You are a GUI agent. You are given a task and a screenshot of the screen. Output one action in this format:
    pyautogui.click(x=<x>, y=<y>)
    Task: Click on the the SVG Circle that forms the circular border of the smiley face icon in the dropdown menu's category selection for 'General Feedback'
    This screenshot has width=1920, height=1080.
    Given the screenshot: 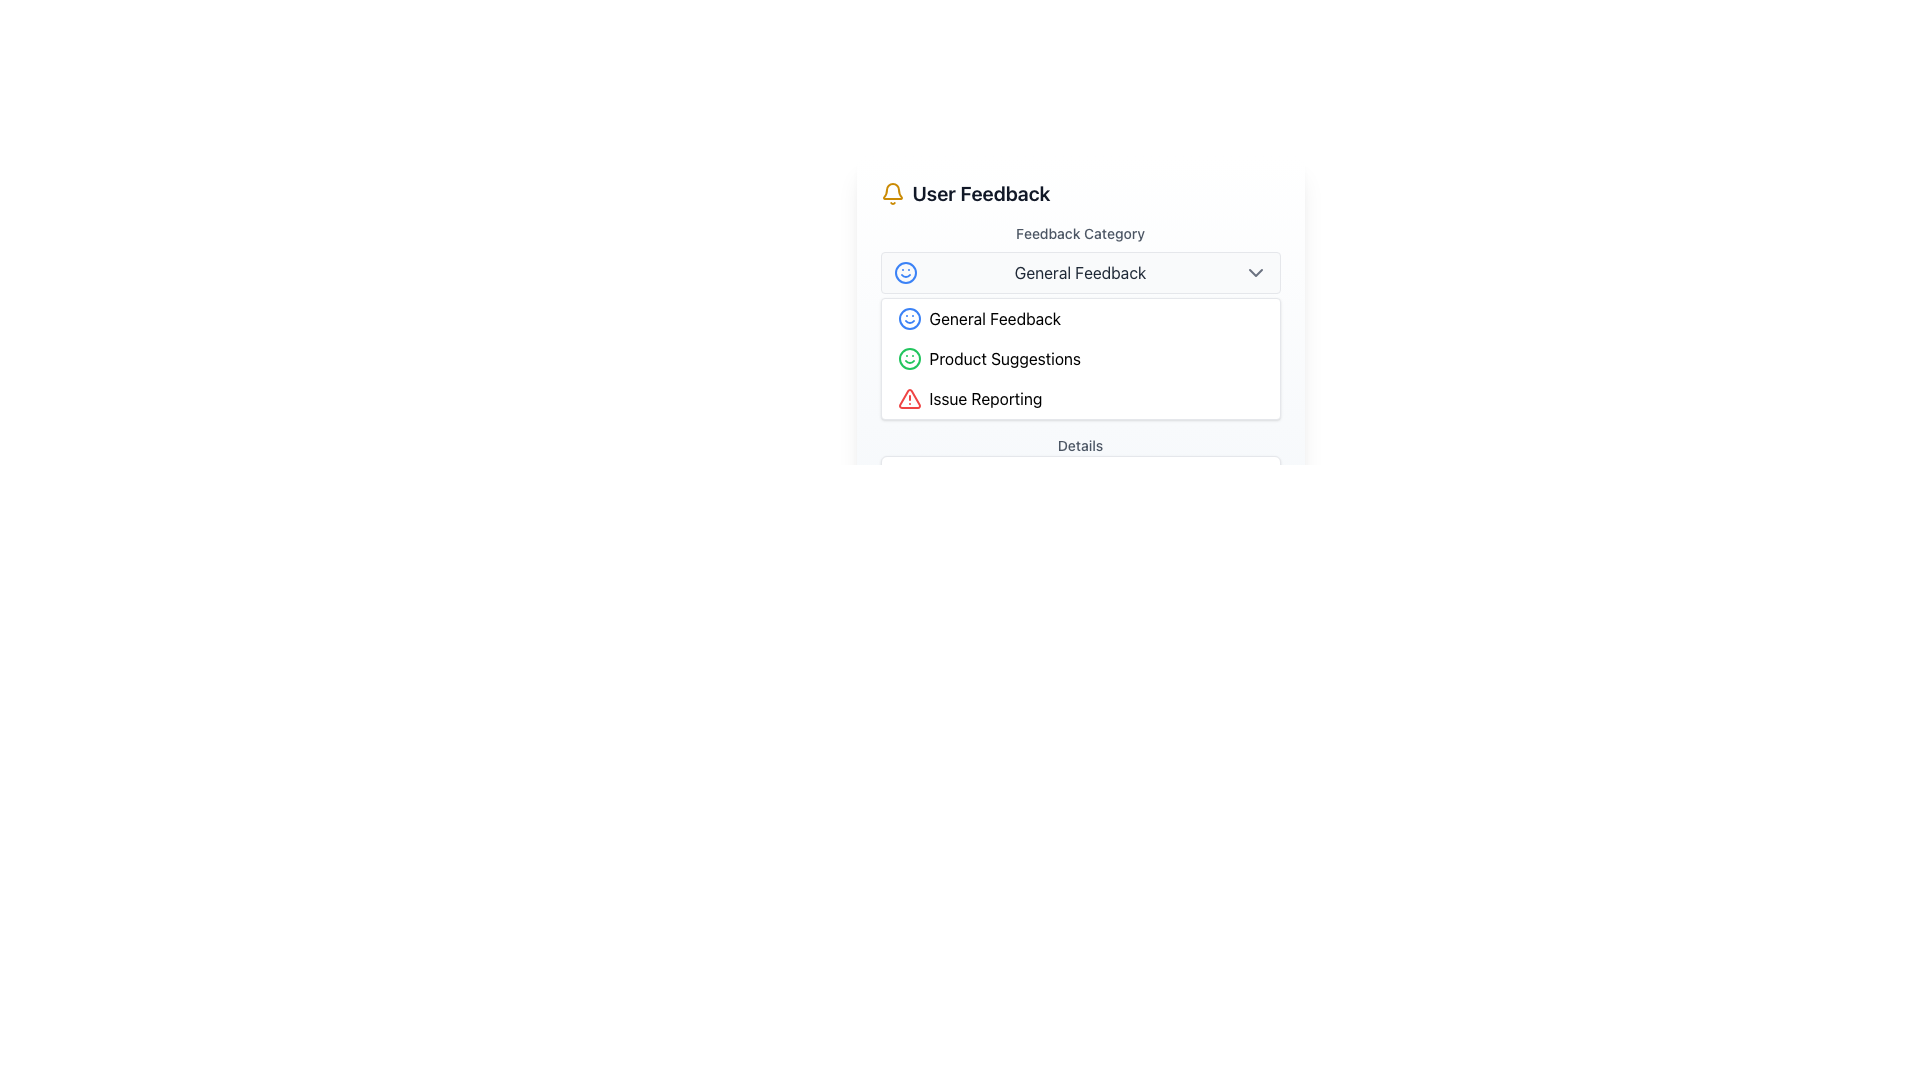 What is the action you would take?
    pyautogui.click(x=904, y=273)
    